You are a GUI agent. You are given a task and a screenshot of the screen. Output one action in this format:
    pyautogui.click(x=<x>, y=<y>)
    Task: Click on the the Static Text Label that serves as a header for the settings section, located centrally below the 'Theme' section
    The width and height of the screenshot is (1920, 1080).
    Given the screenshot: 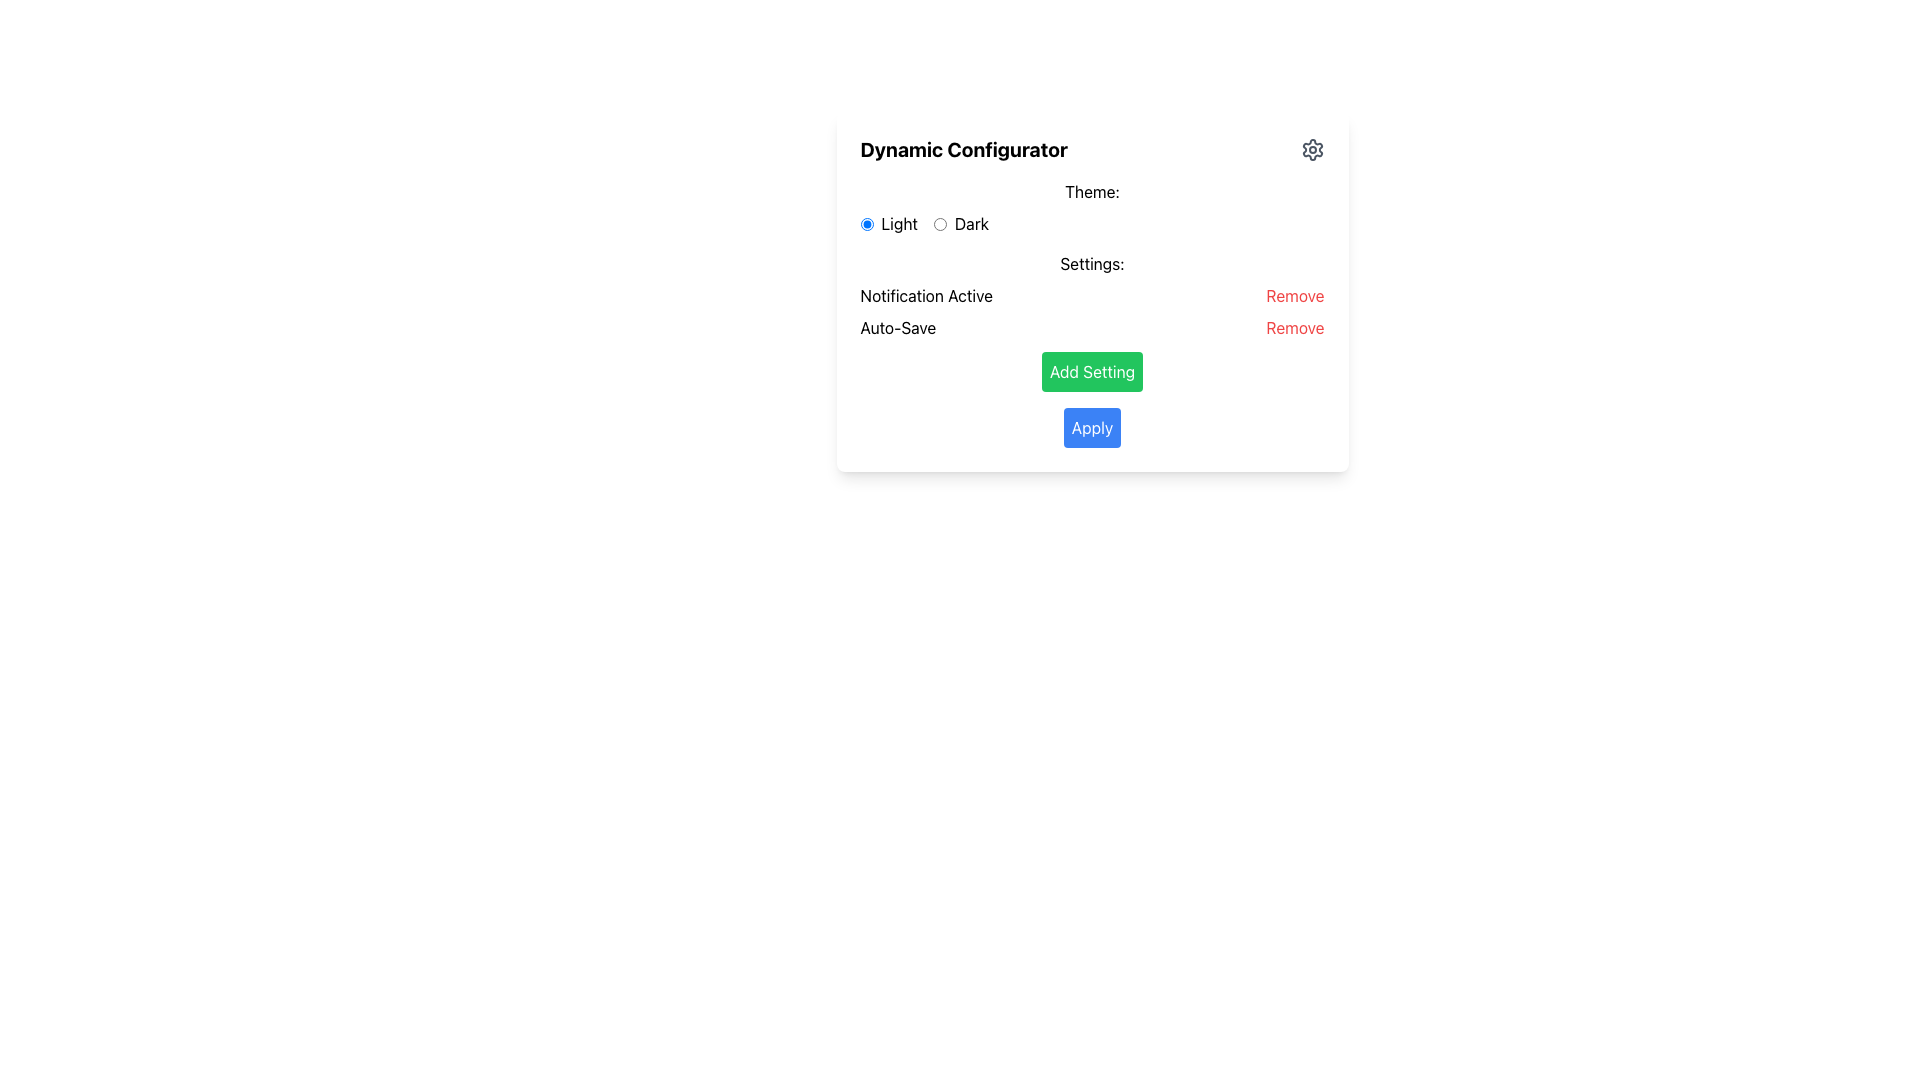 What is the action you would take?
    pyautogui.click(x=1091, y=262)
    